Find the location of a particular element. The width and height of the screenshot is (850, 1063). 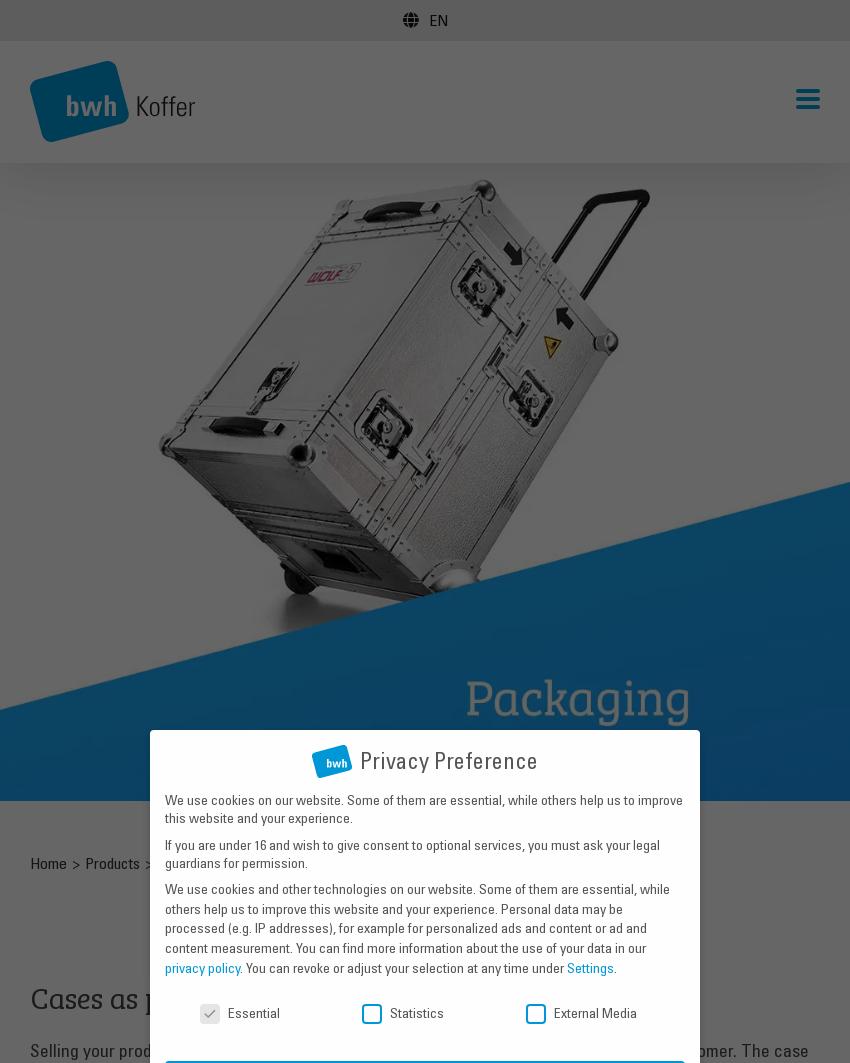

'Home' is located at coordinates (27, 860).